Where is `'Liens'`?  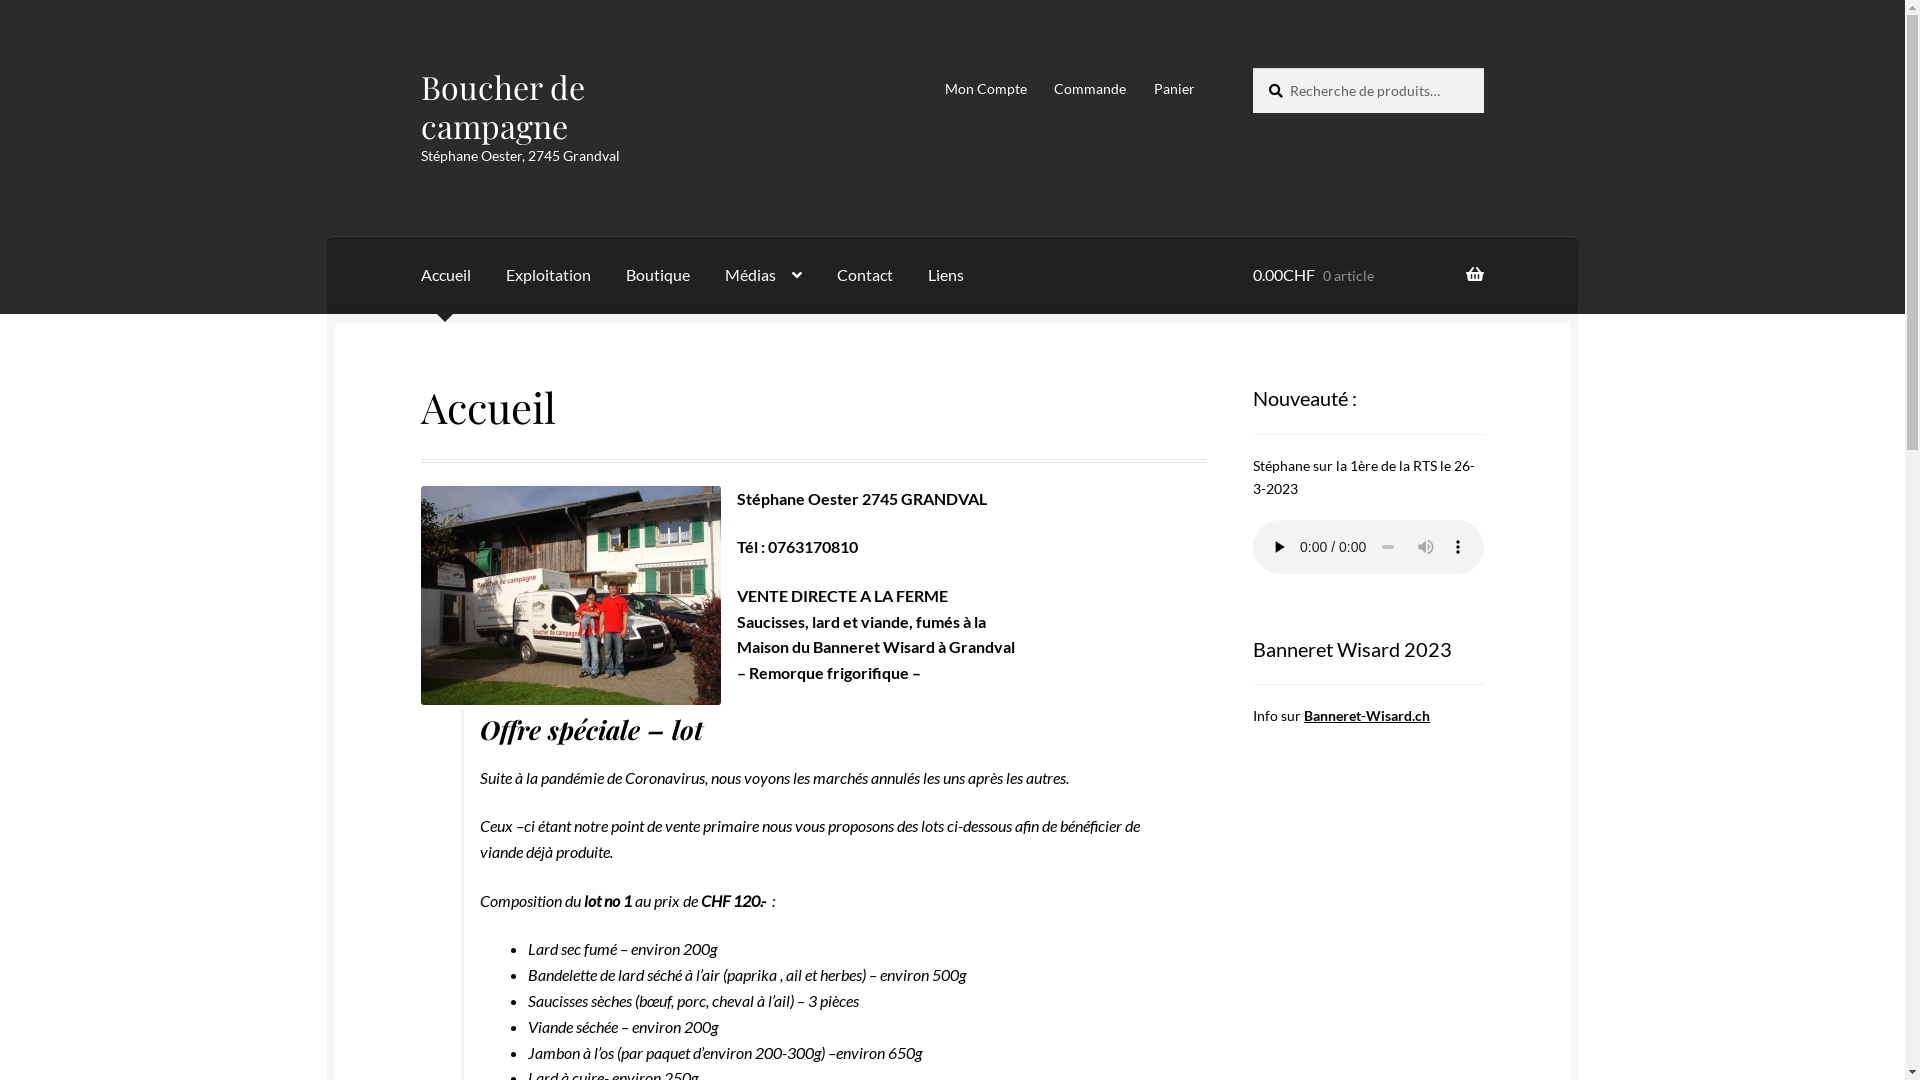
'Liens' is located at coordinates (944, 274).